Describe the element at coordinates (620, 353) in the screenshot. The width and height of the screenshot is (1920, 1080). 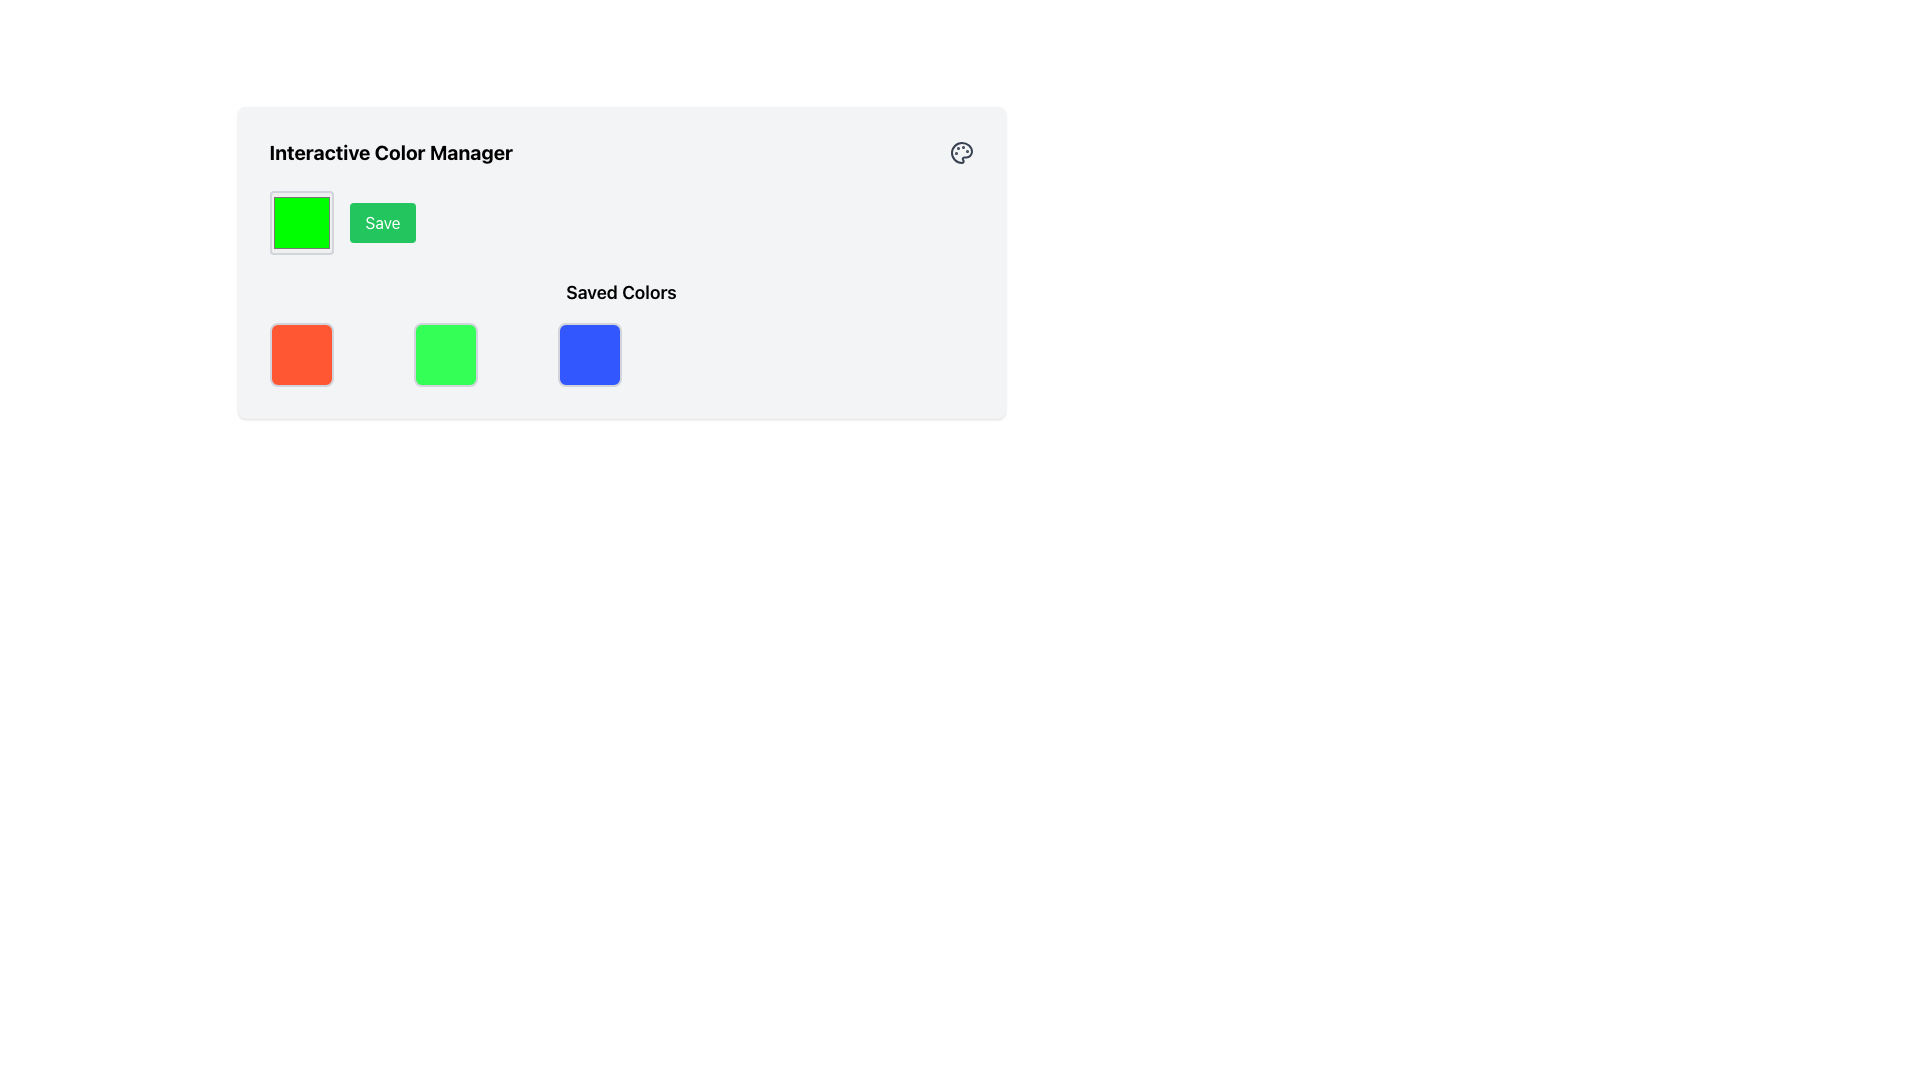
I see `the saved color entry represented by the color indicator or swatch, specifically the third square from the left in the 'Saved Colors' section` at that location.